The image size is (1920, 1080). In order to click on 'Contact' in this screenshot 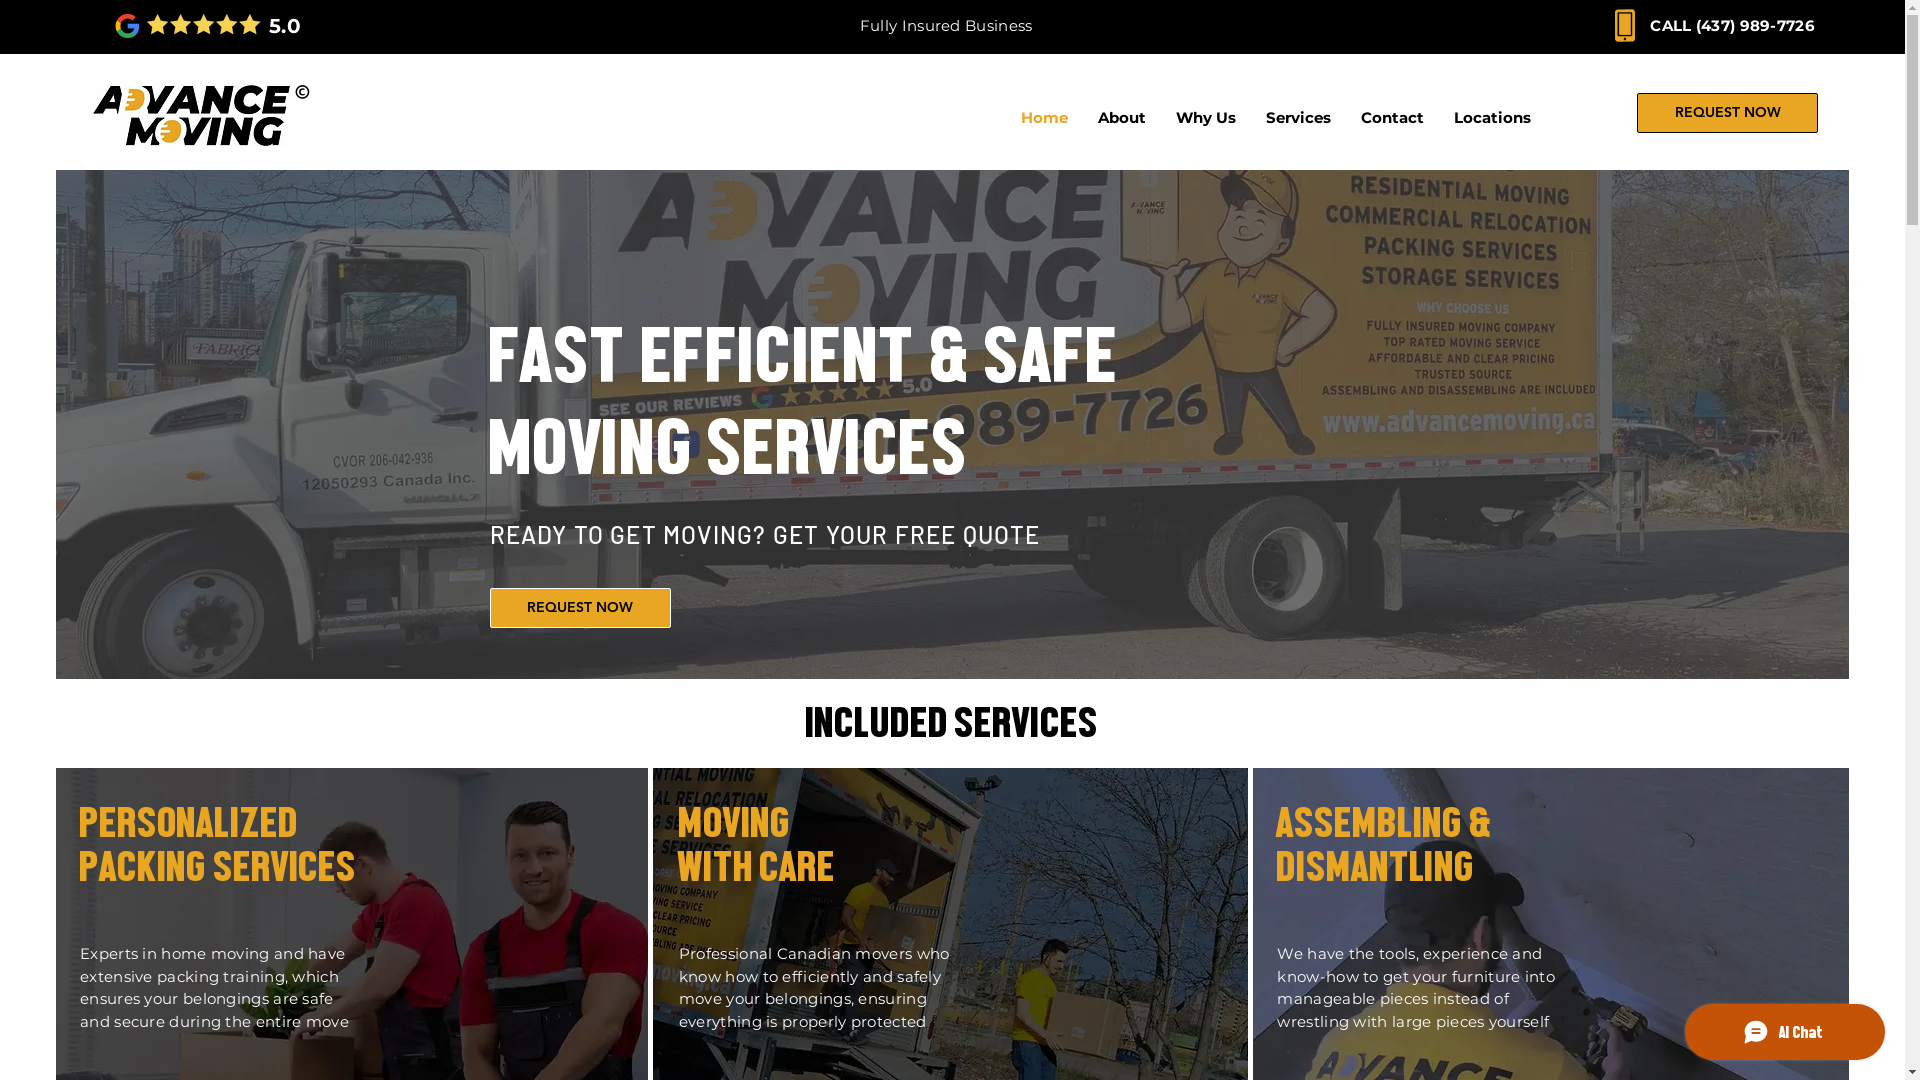, I will do `click(1391, 118)`.